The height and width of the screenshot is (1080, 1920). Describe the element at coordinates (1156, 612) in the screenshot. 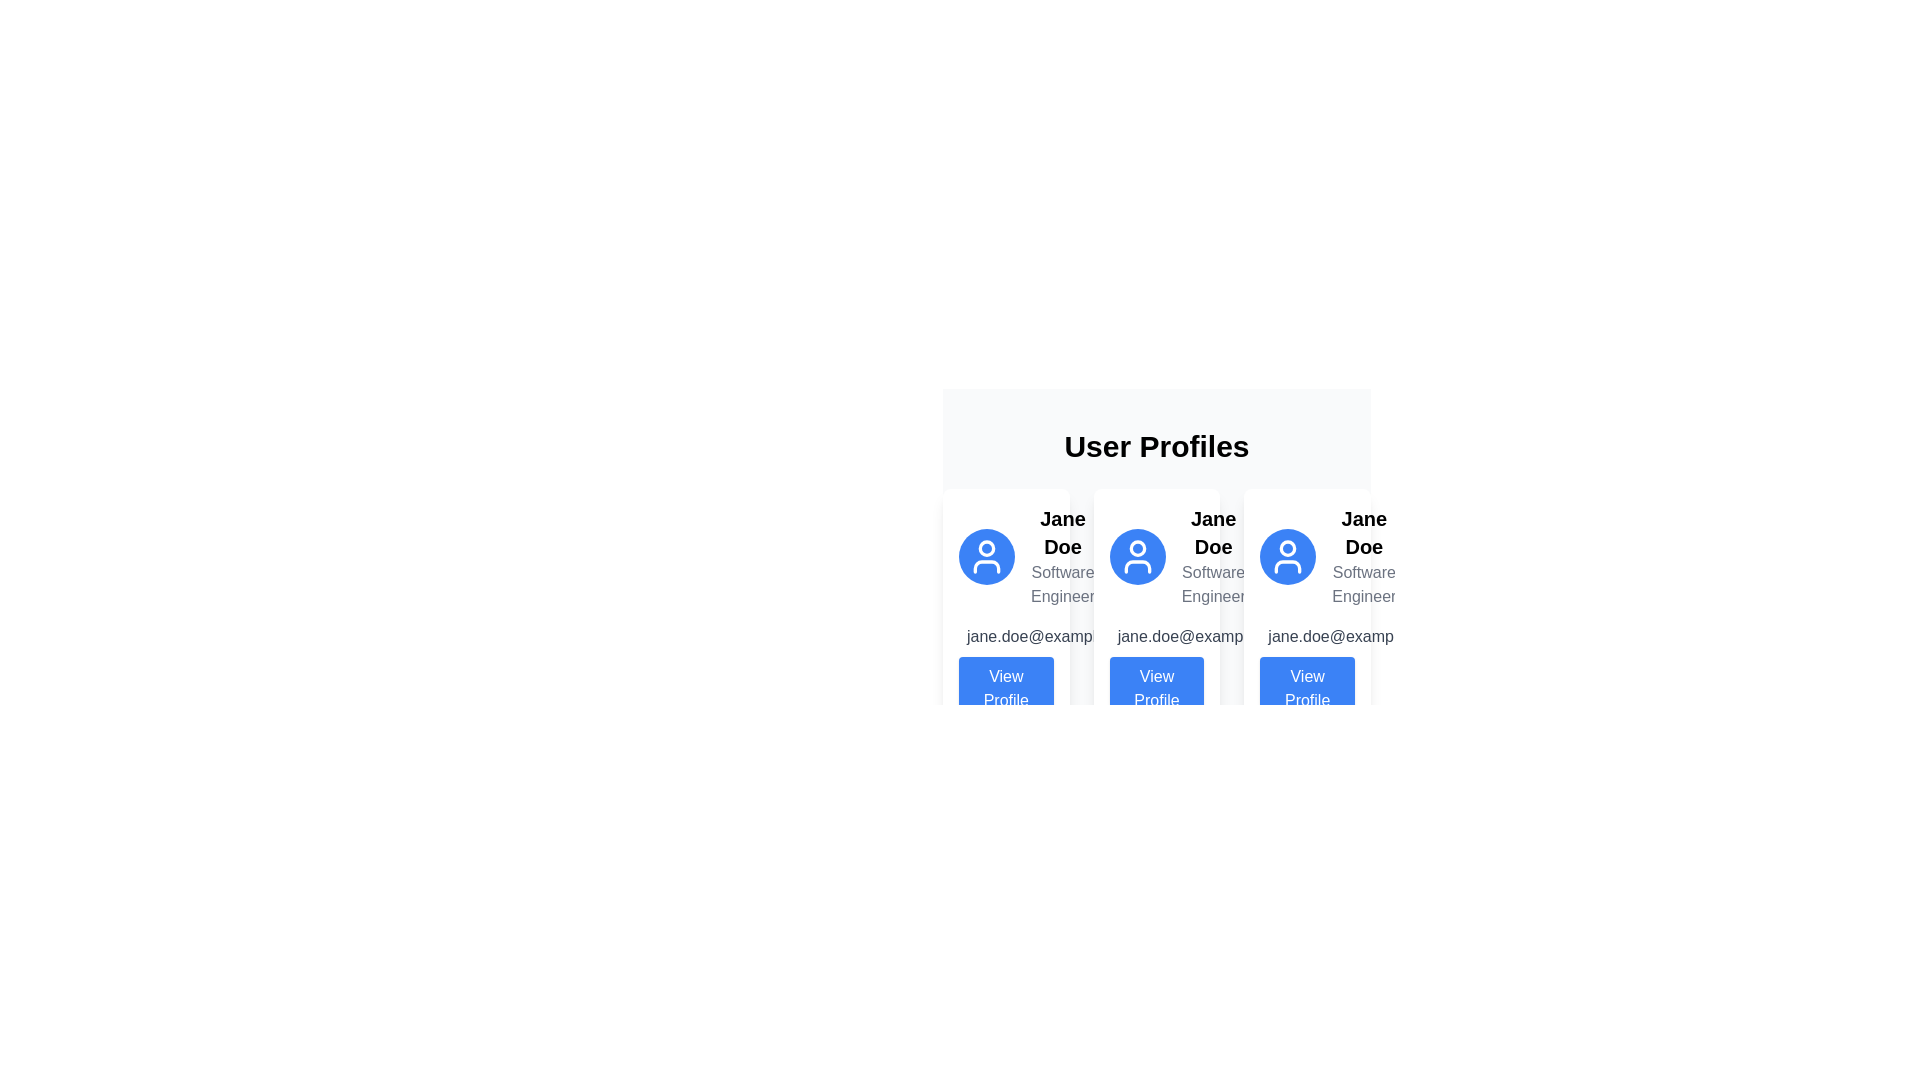

I see `details from the user profile card located in the middle column of the grid layout, directly below the title 'User Profiles'` at that location.